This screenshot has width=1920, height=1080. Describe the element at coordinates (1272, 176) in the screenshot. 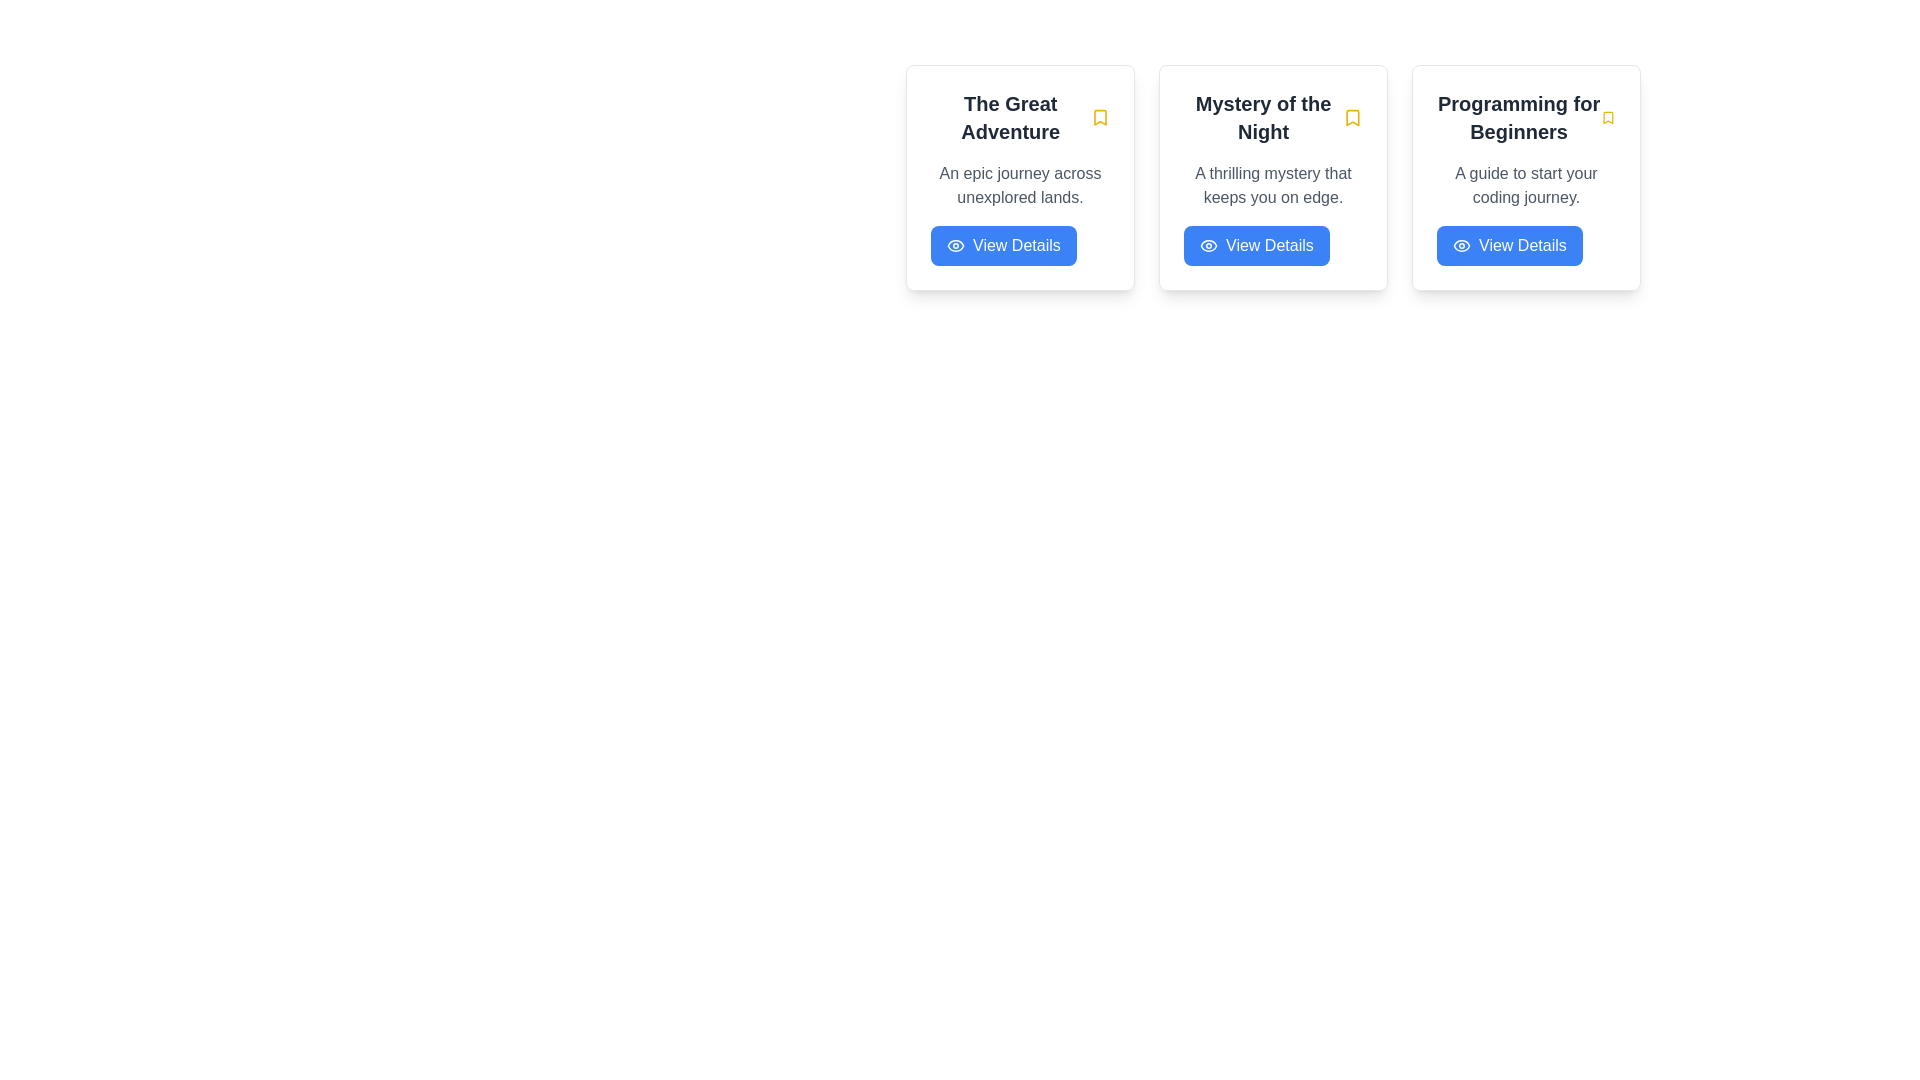

I see `the second card in the grid that has a white background, rounded corners, and a blue button labeled 'View Details'` at that location.